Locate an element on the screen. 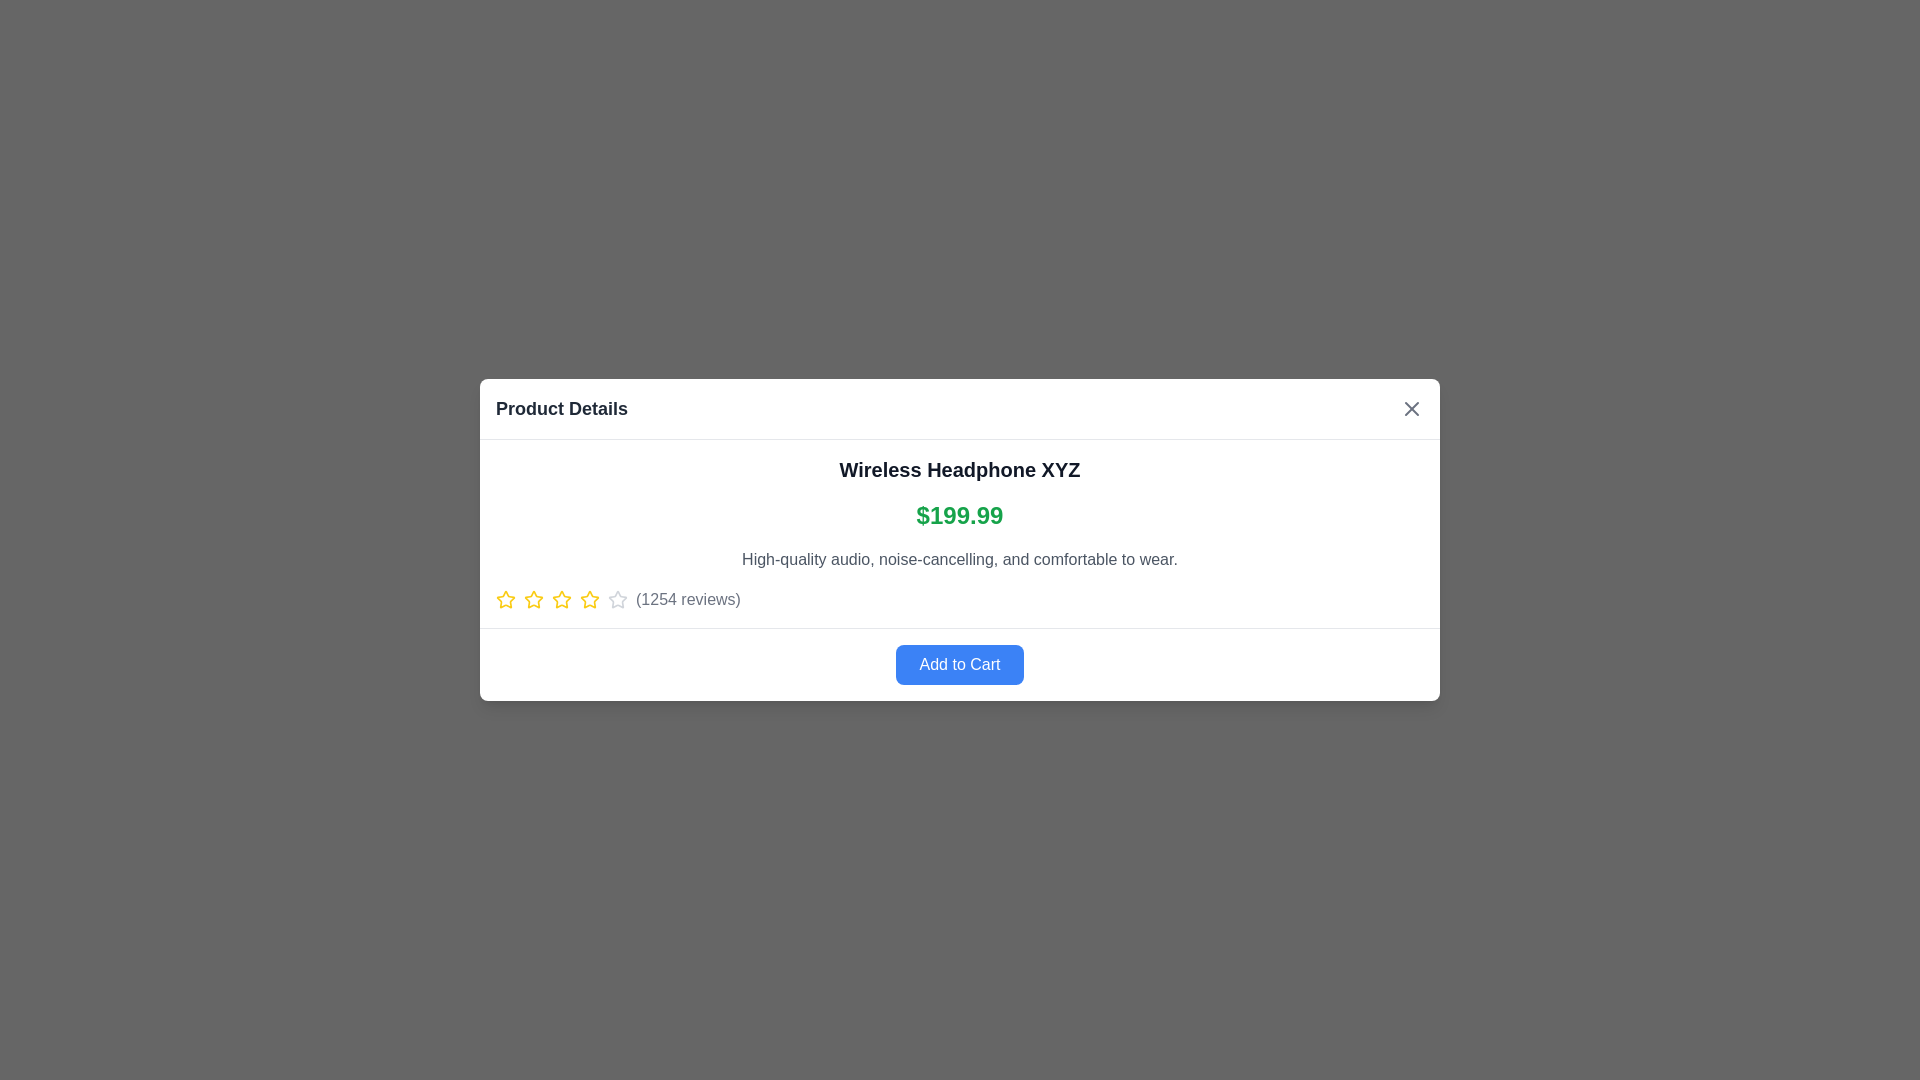  the 'Wireless Headphone XYZ' text label, which is prominently displayed in a bold and large font, located centrally above the price information is located at coordinates (960, 470).